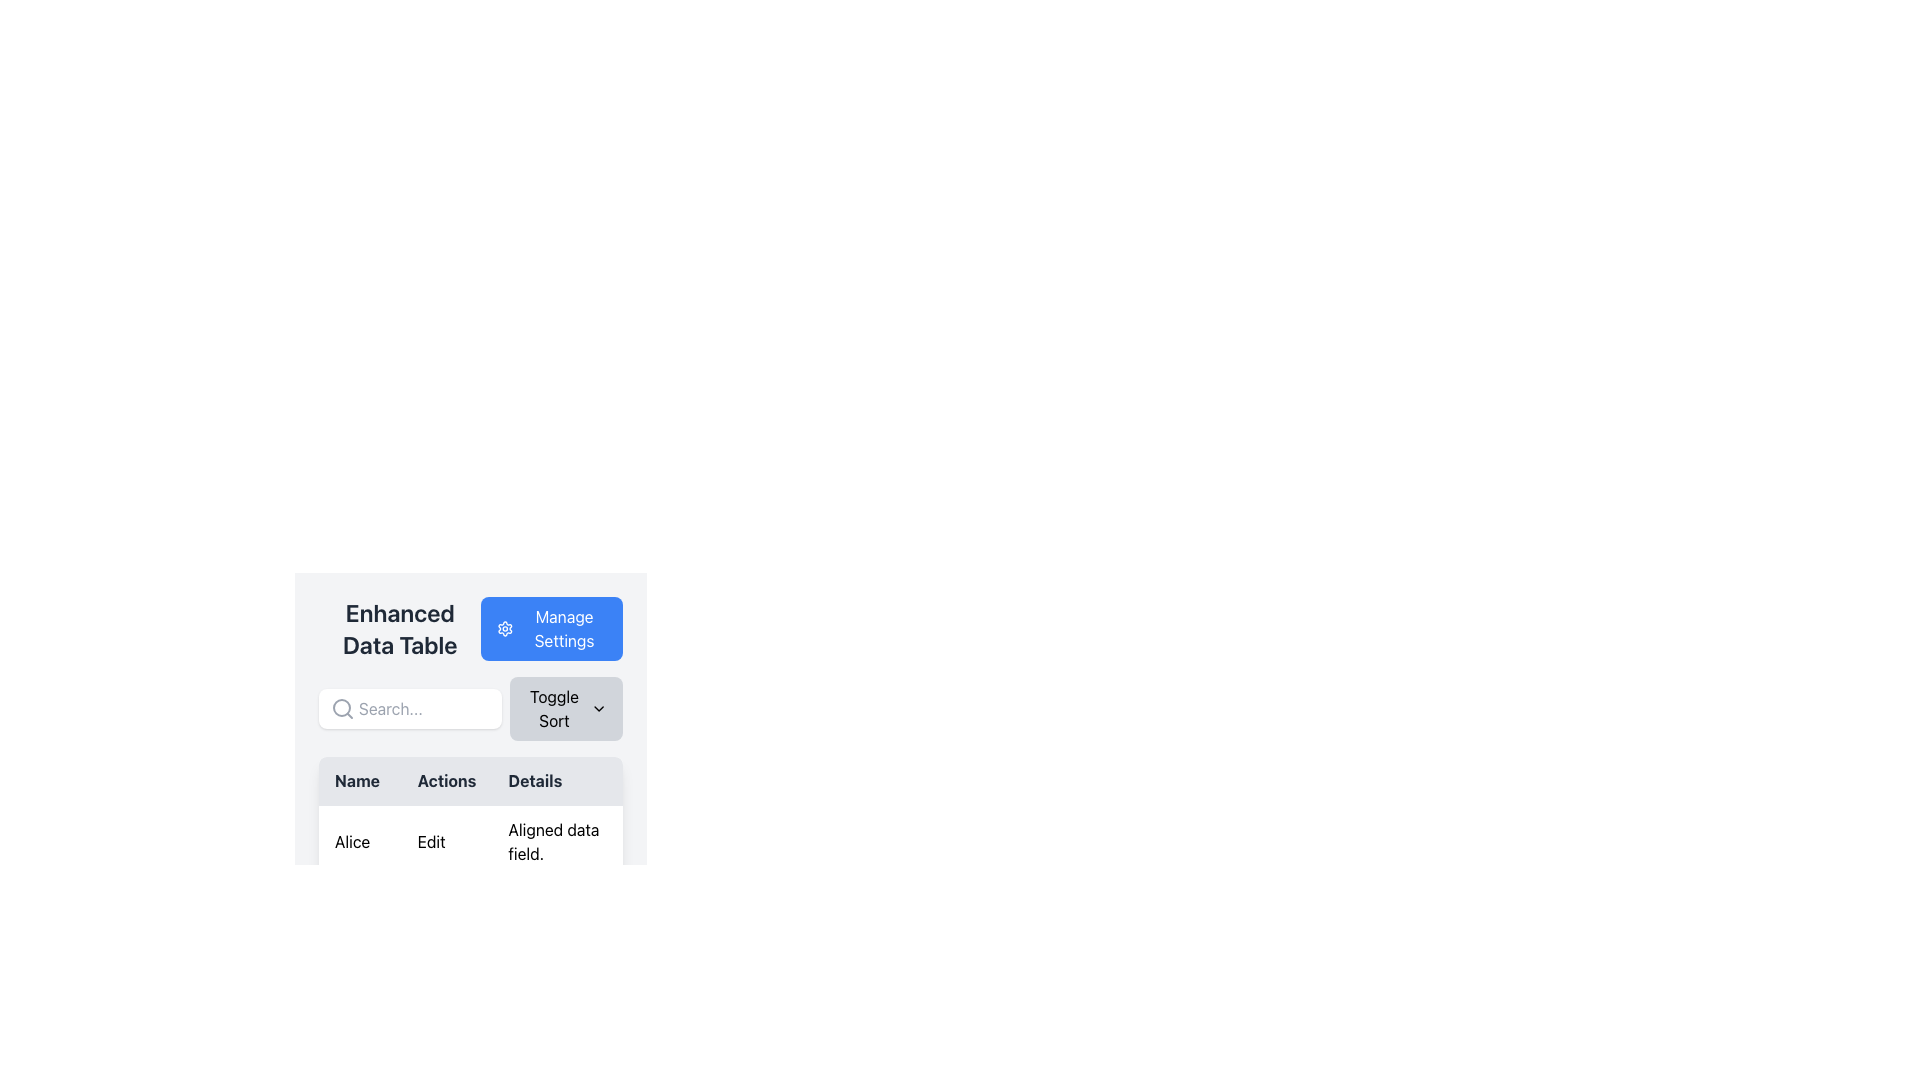  I want to click on the 'Enhanced Data Table' title text display, so click(399, 627).